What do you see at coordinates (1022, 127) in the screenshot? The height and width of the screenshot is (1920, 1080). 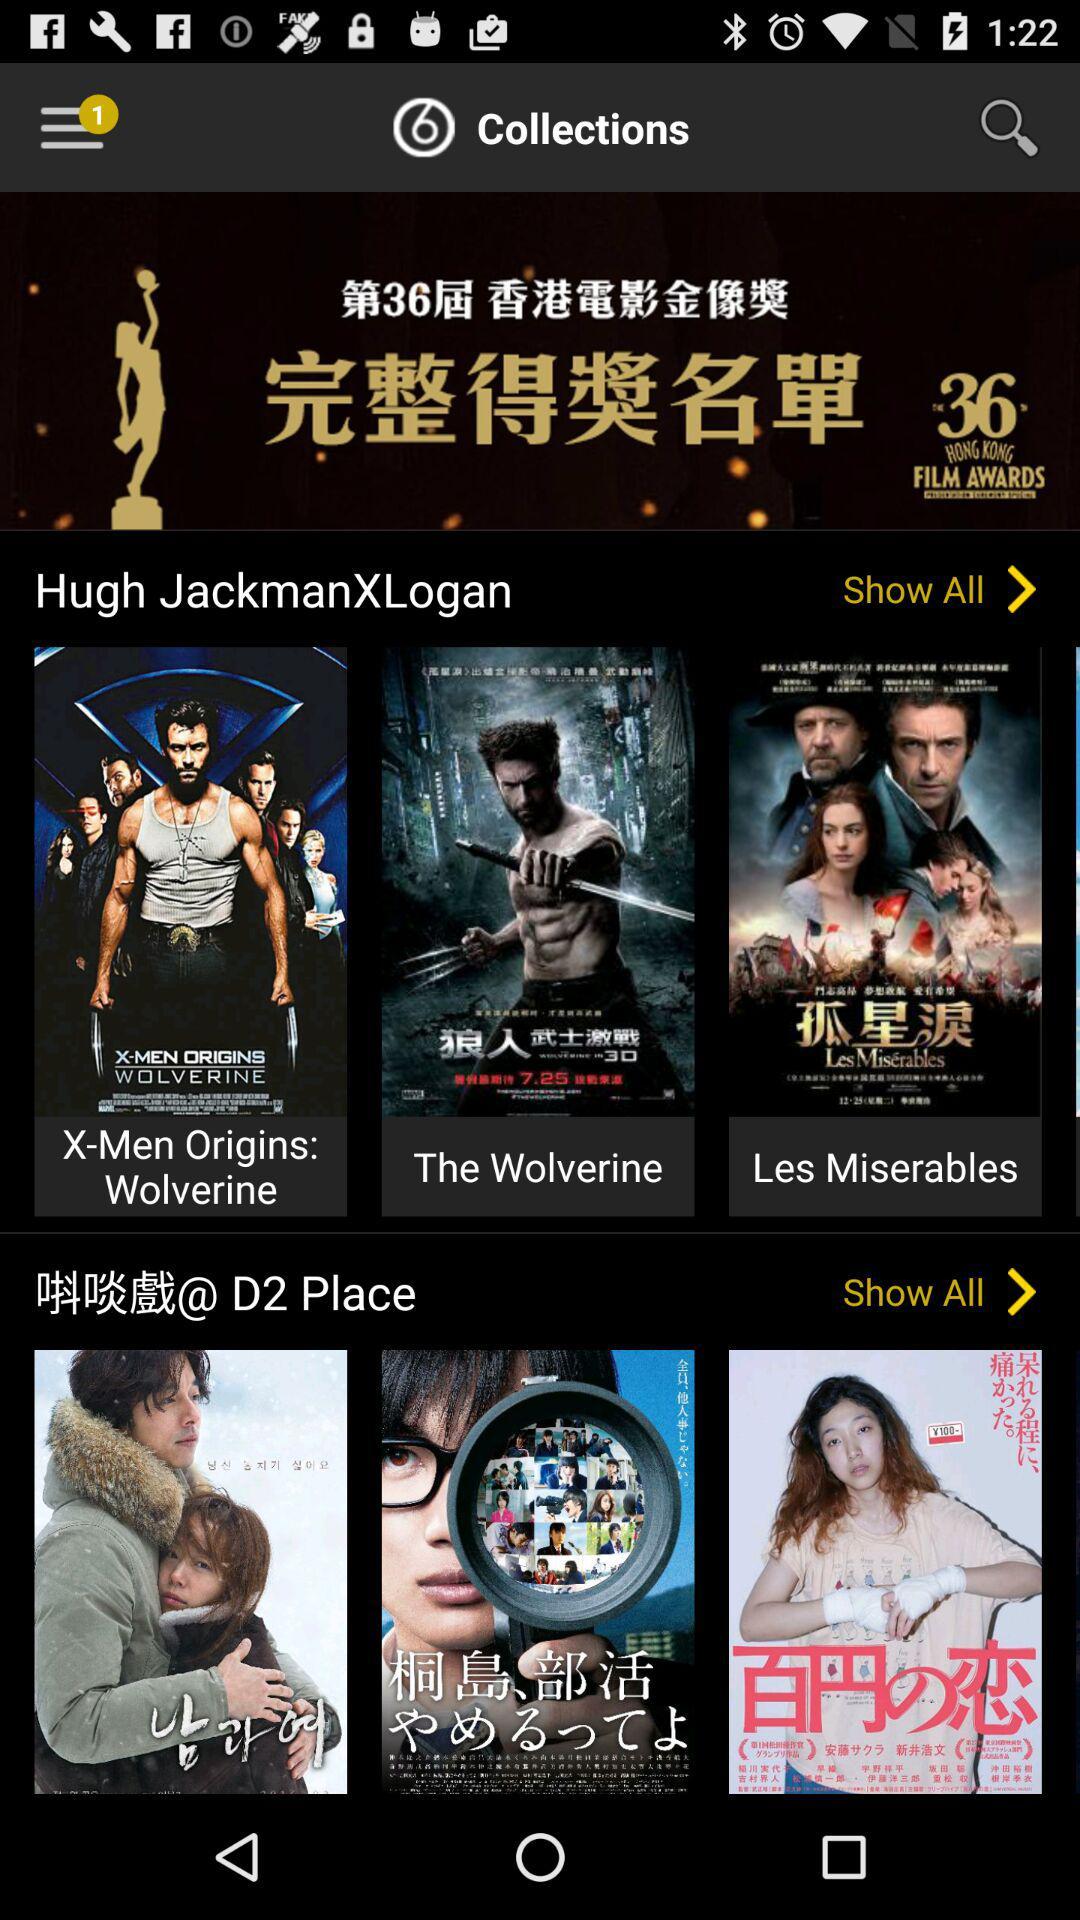 I see `search bar below time` at bounding box center [1022, 127].